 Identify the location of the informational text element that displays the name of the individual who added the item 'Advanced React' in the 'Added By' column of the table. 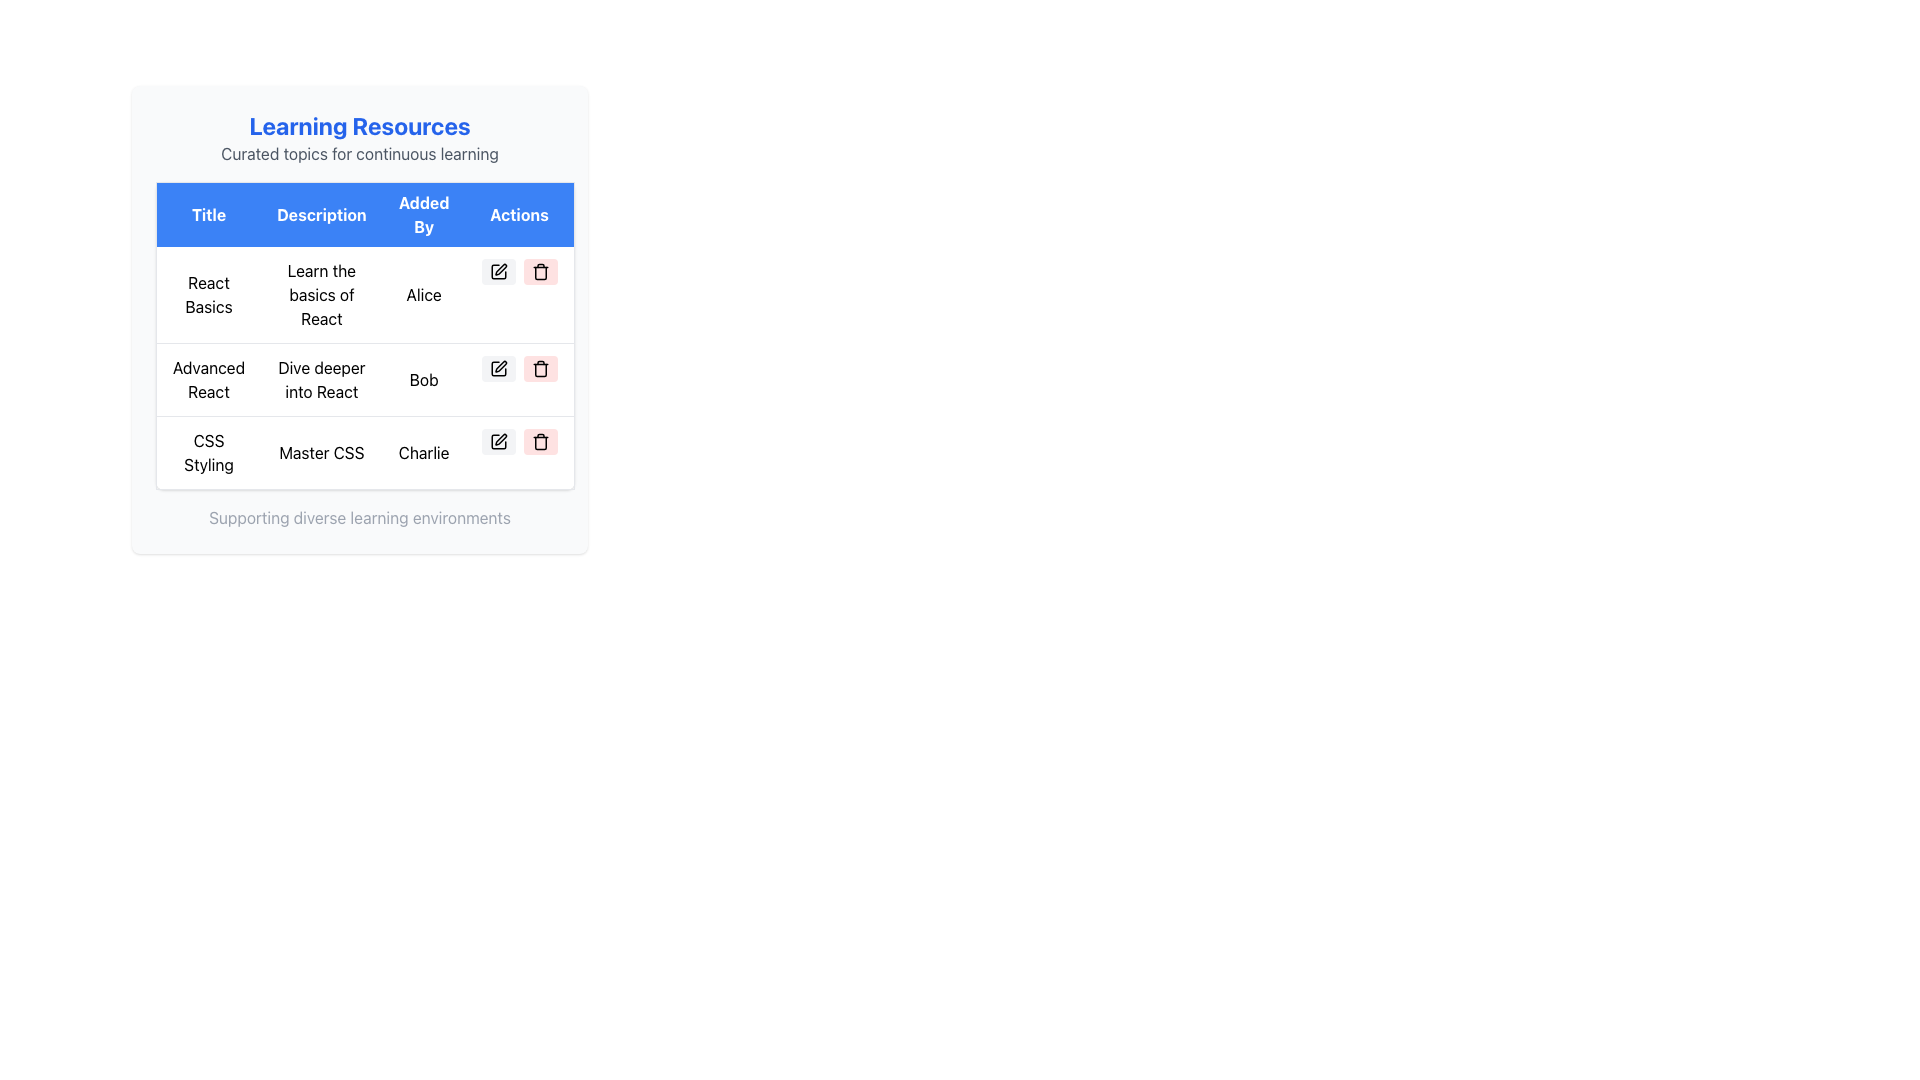
(423, 380).